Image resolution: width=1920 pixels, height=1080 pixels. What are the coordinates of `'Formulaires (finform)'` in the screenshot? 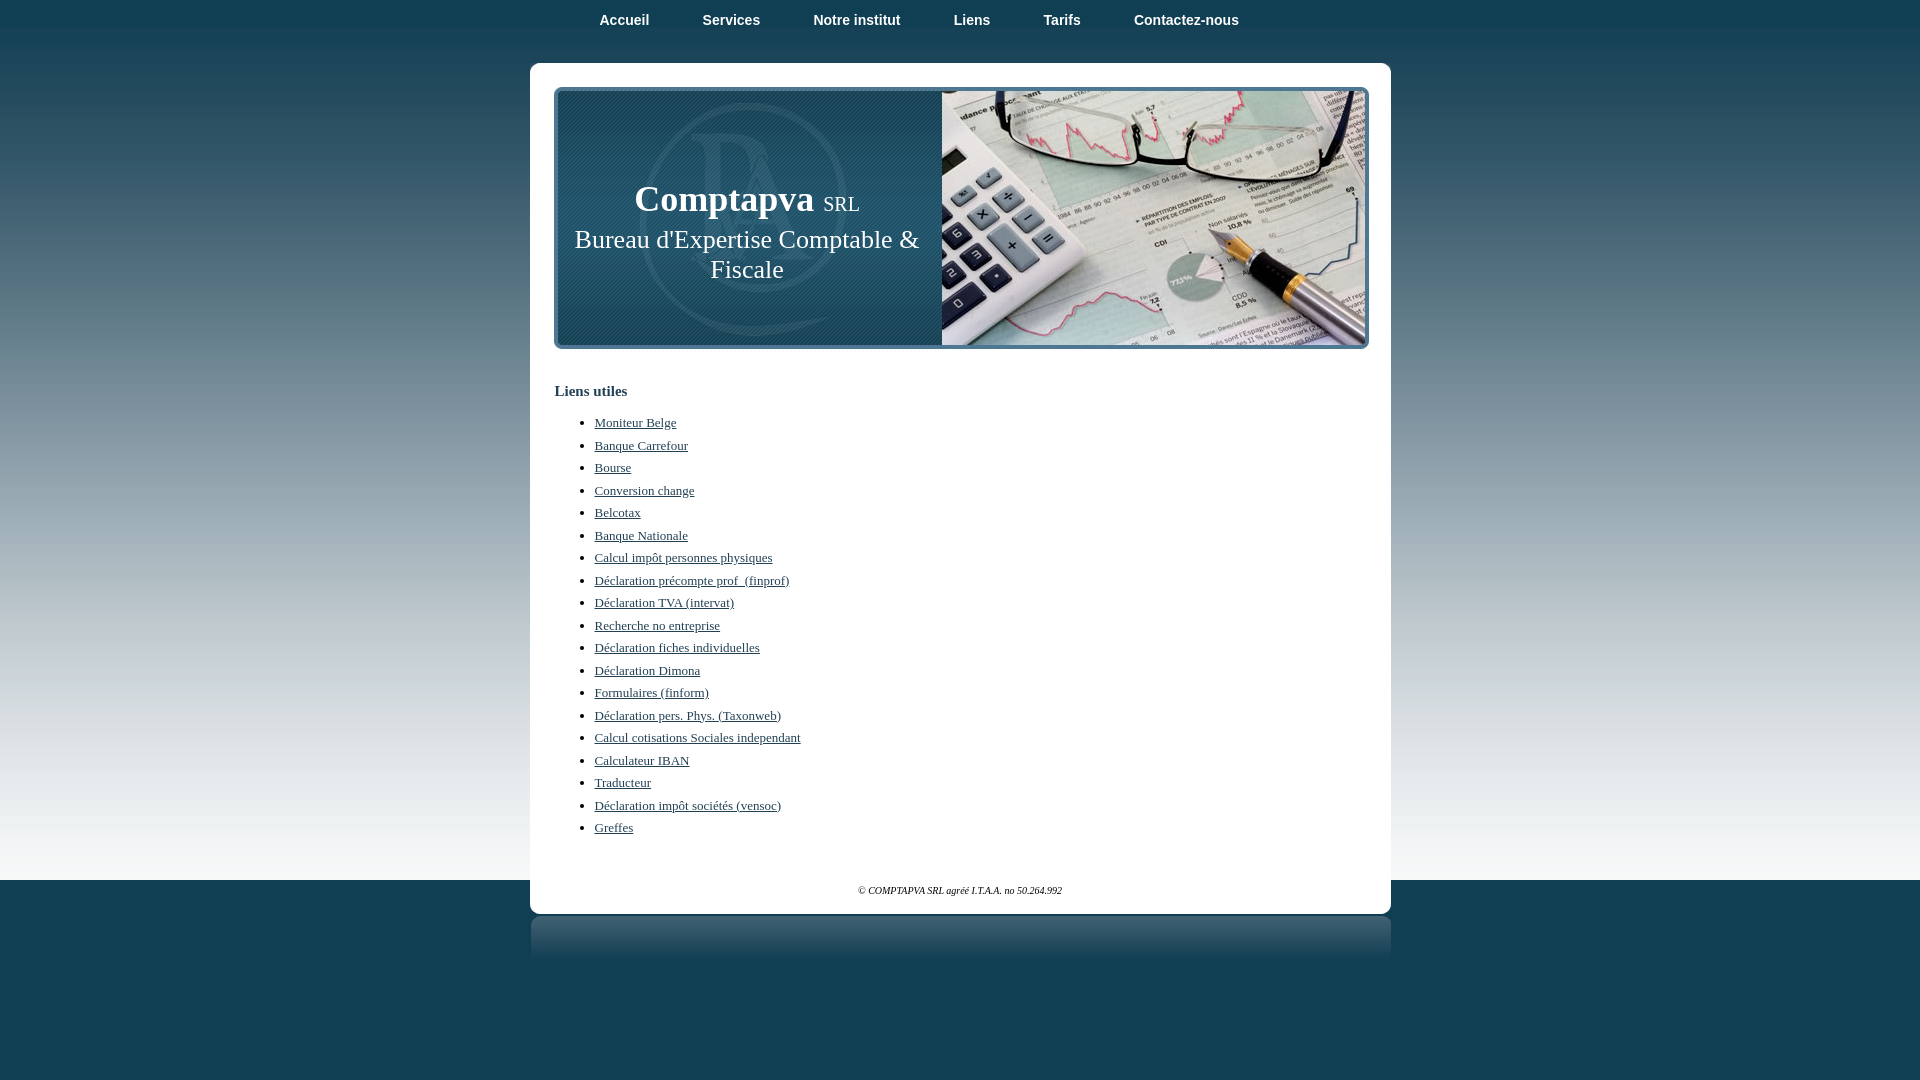 It's located at (593, 691).